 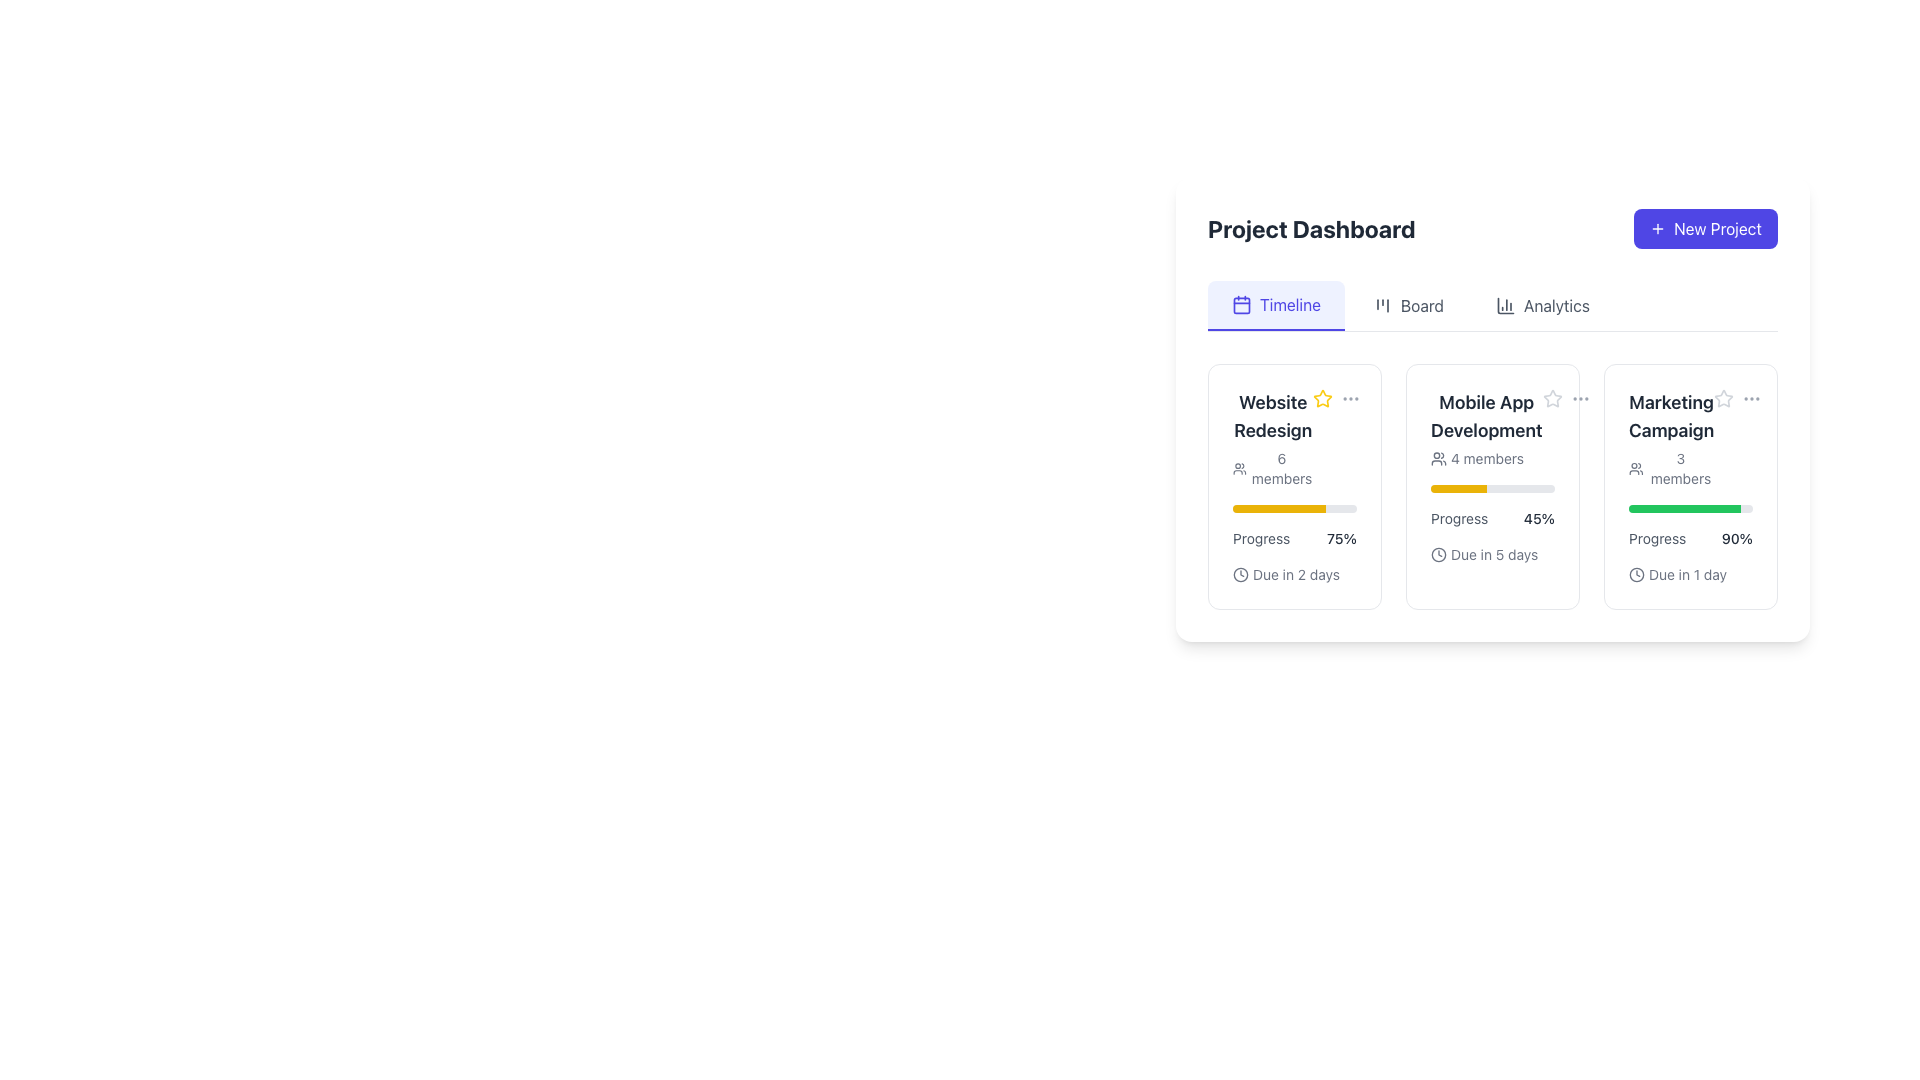 I want to click on the middle project card in the 'Project Dashboard' section for details about the project, so click(x=1492, y=486).